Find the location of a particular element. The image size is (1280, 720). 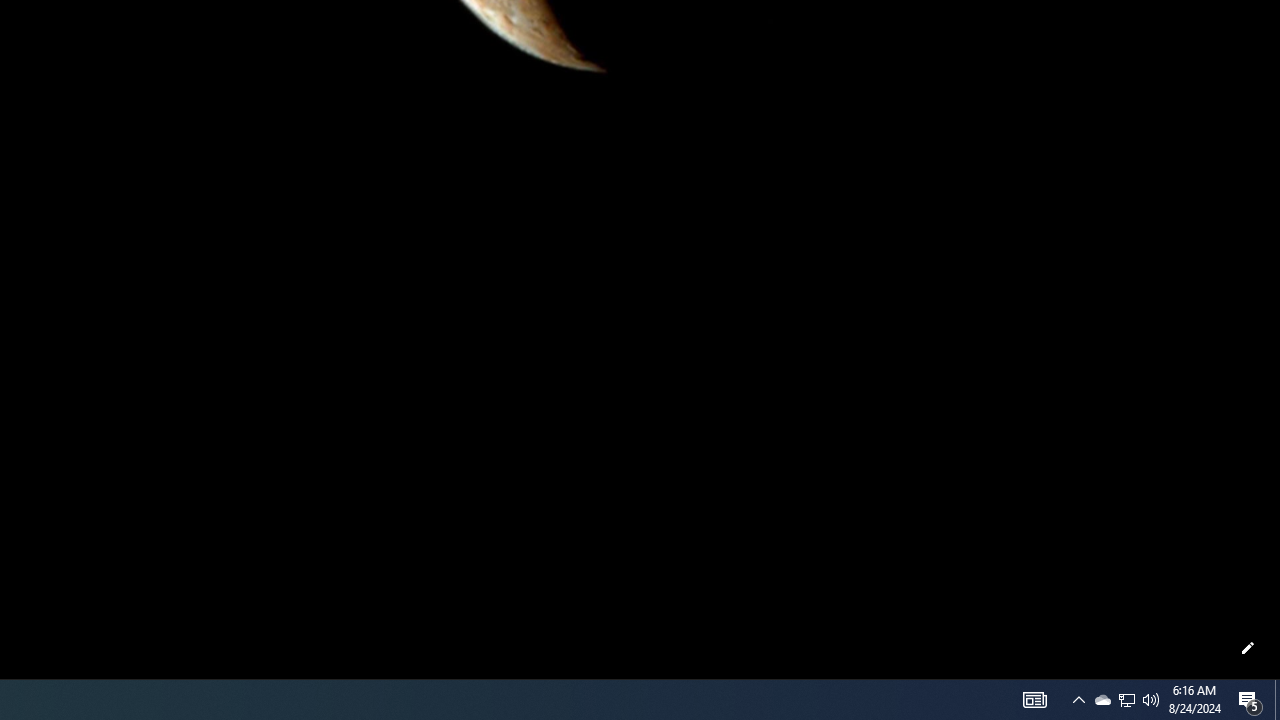

'Customize this page' is located at coordinates (1247, 648).